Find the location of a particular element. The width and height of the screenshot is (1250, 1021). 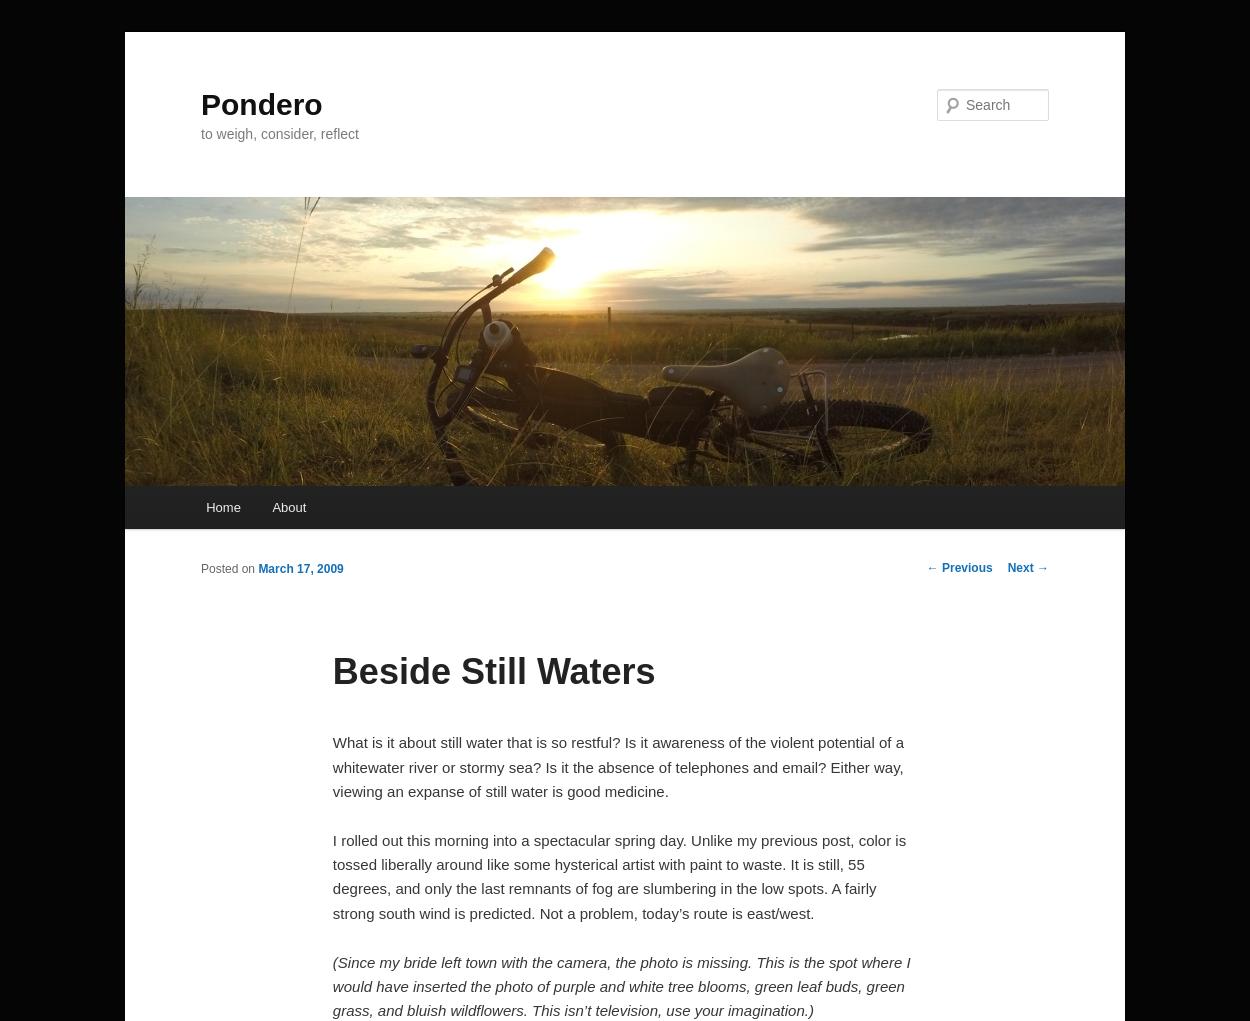

'to weigh, consider, reflect' is located at coordinates (279, 133).